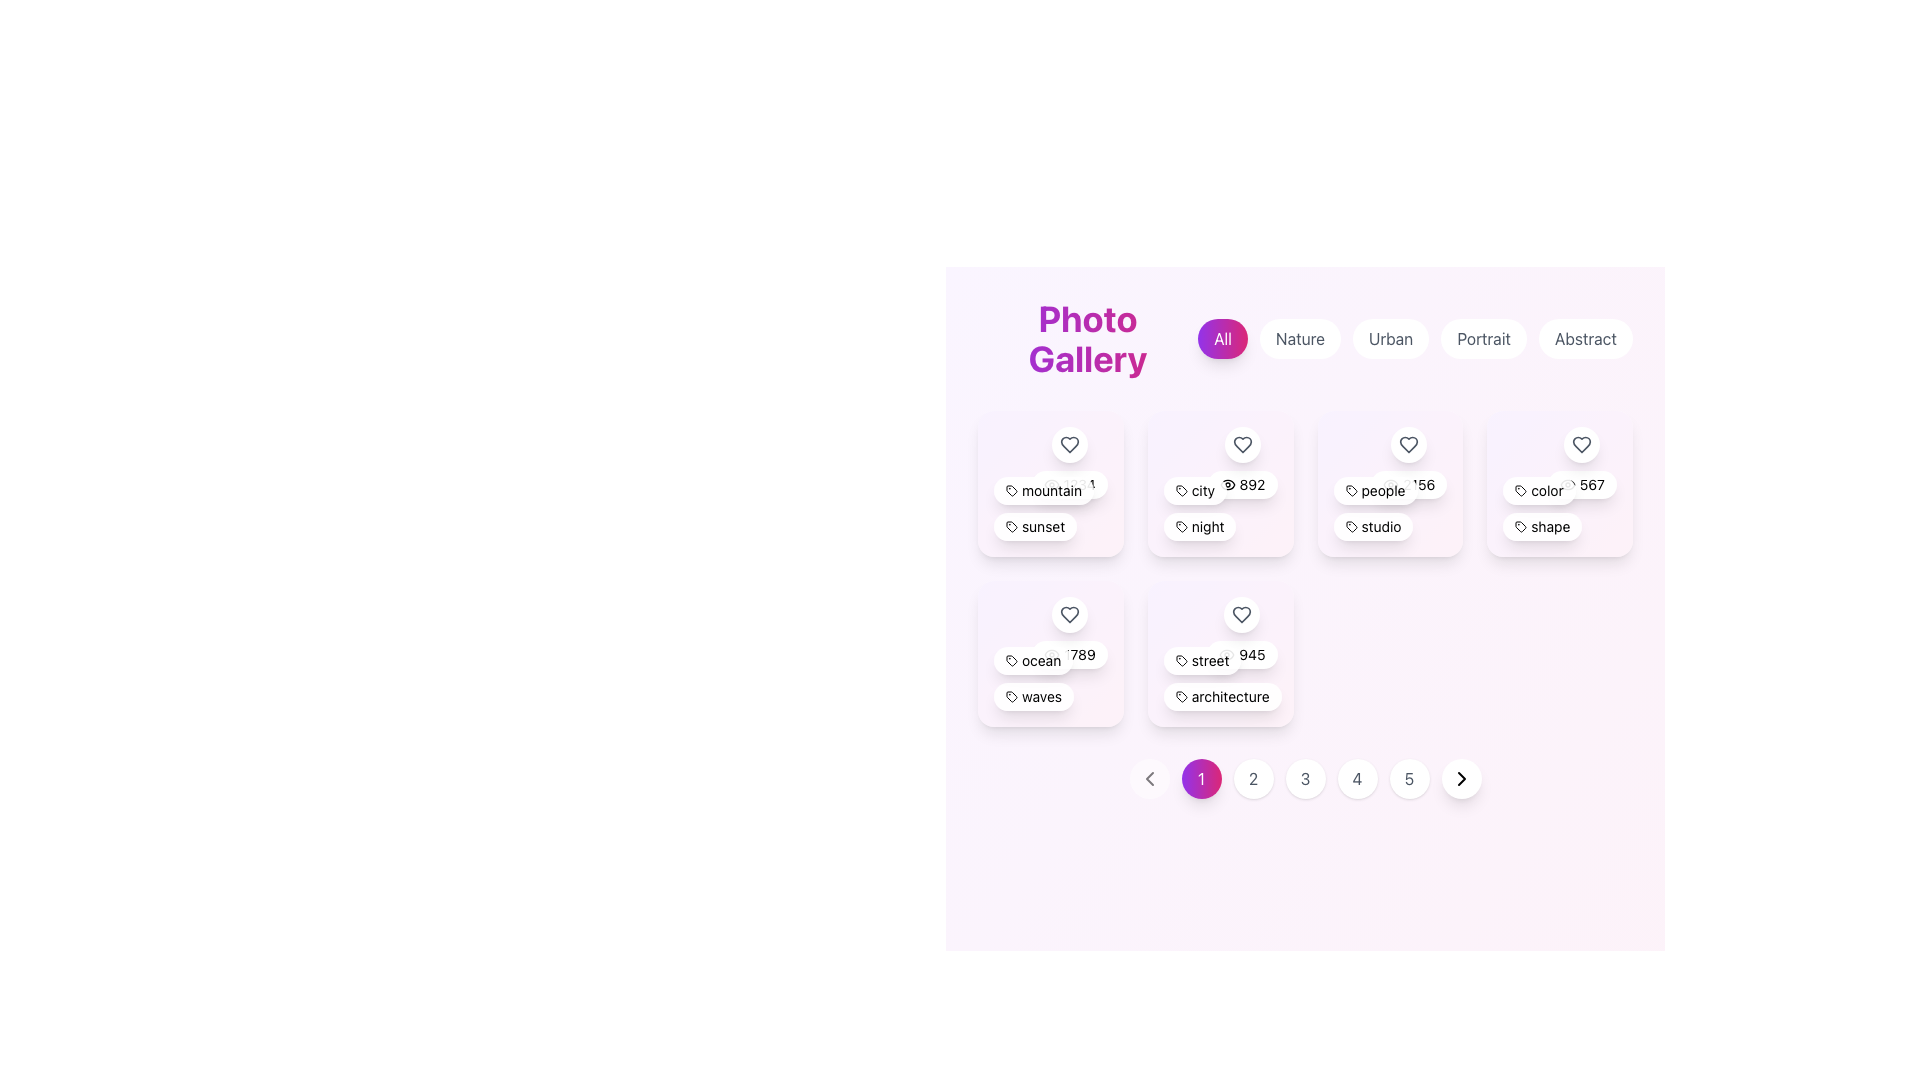 The image size is (1920, 1080). I want to click on the heart icon button located in the top-right corner of the third grid card in the second row of the gallery layout, so click(1069, 613).